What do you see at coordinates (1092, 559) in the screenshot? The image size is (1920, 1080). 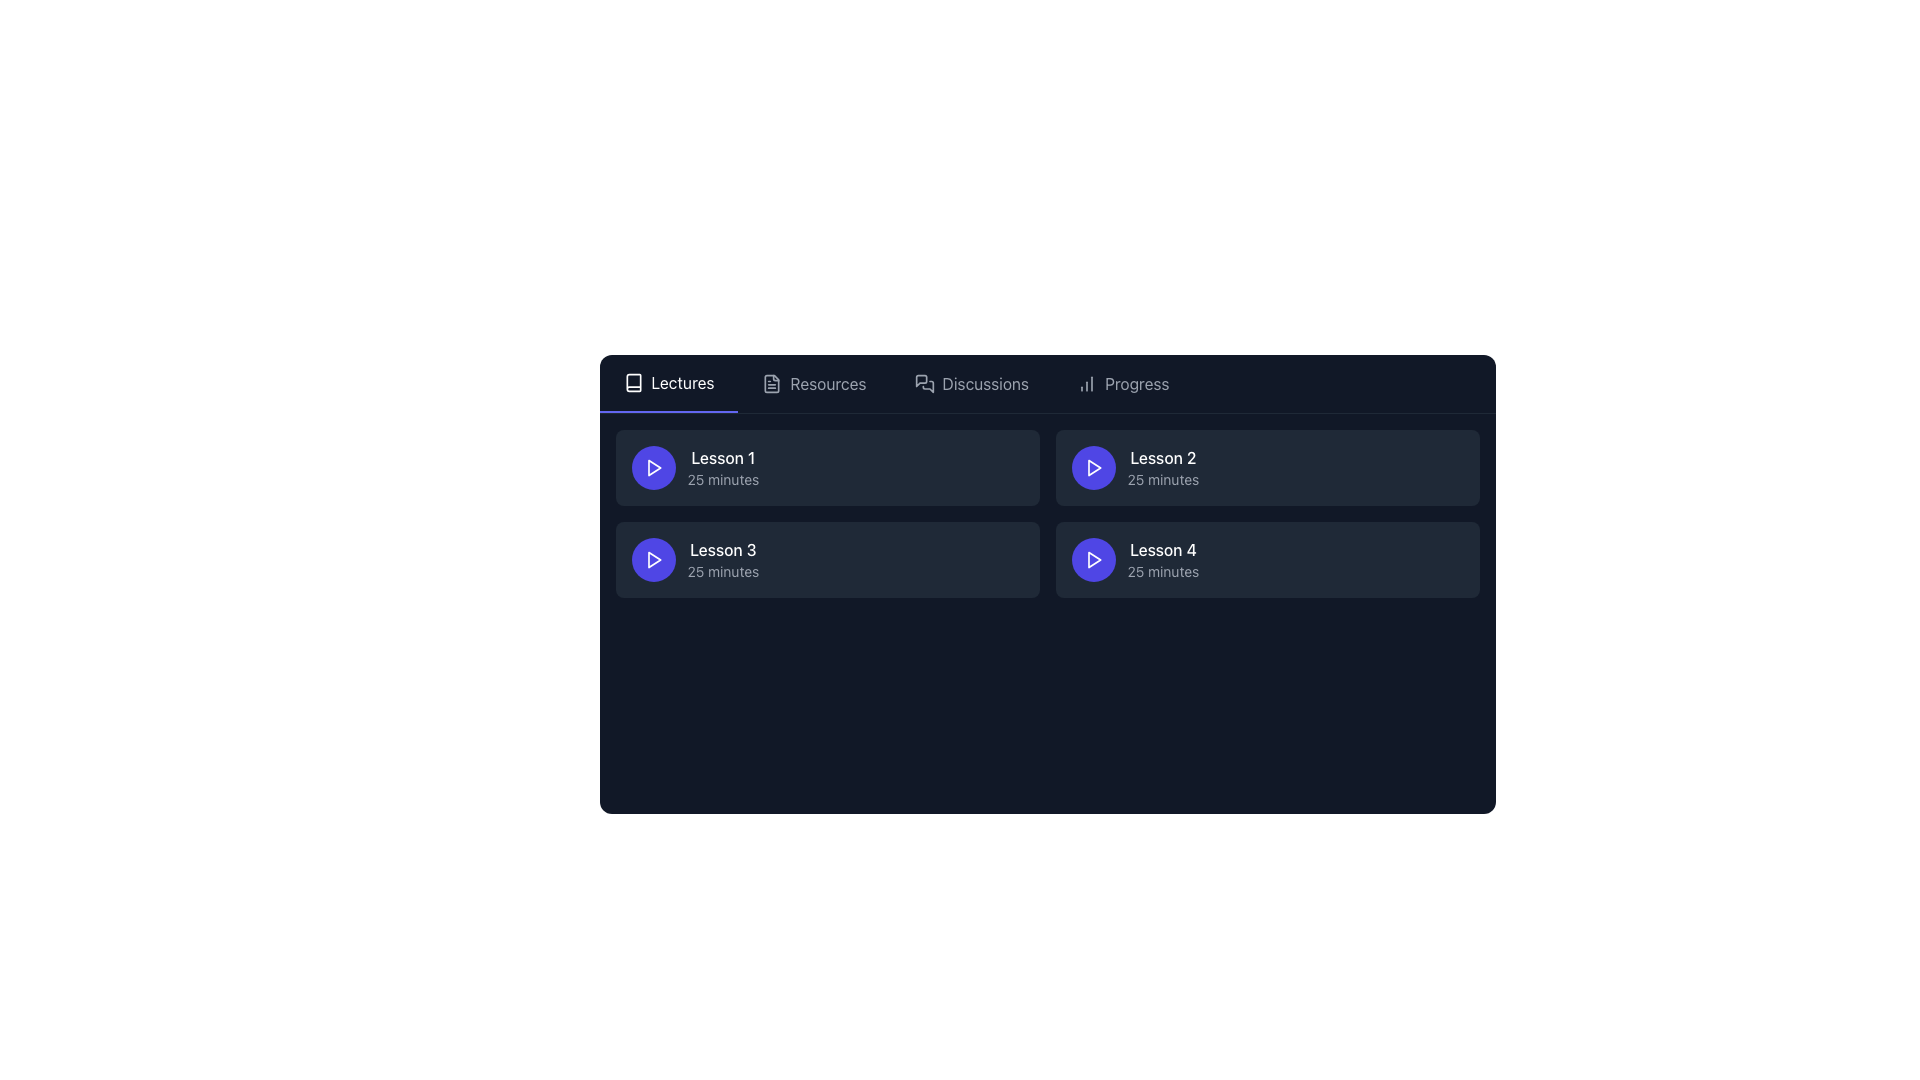 I see `the triangular play icon outlined with a vibrant white line, located in the lower-right card representing 'Lesson 4'` at bounding box center [1092, 559].